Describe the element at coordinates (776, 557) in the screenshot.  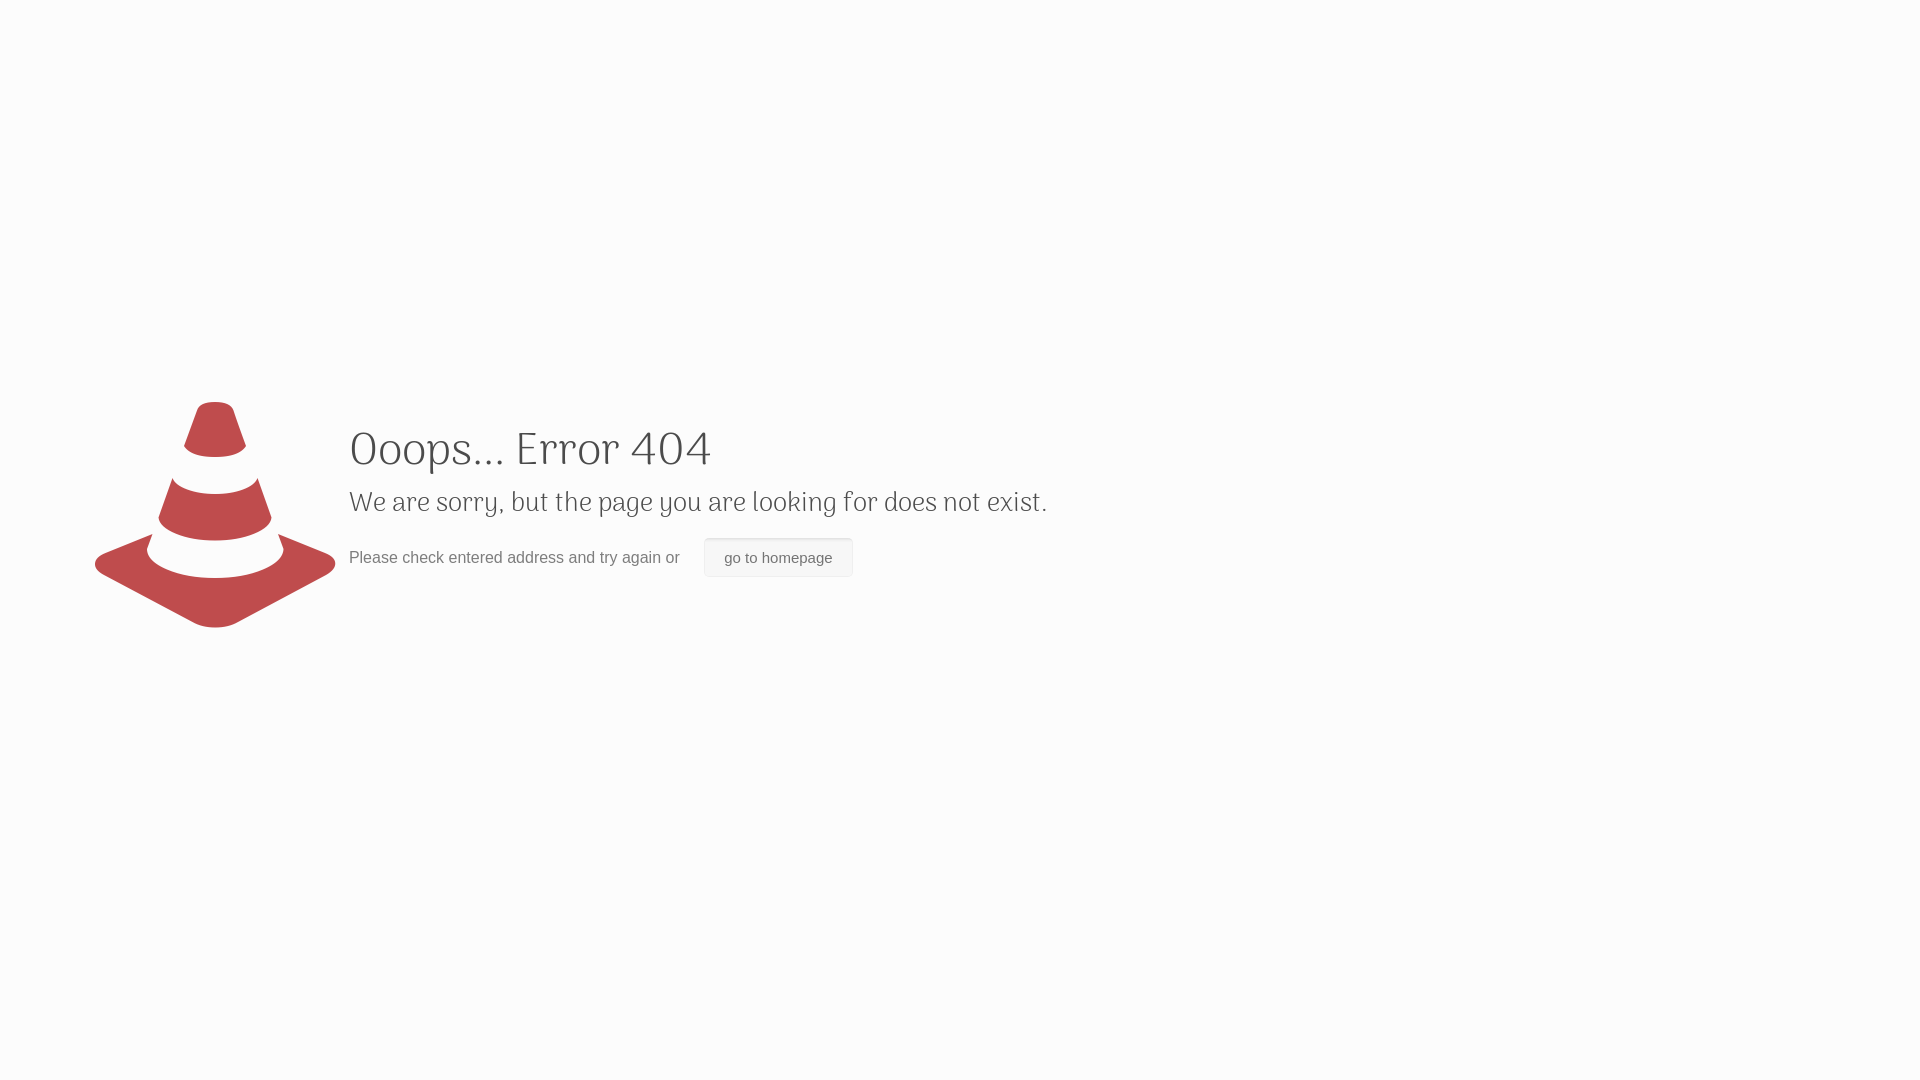
I see `'go to homepage'` at that location.